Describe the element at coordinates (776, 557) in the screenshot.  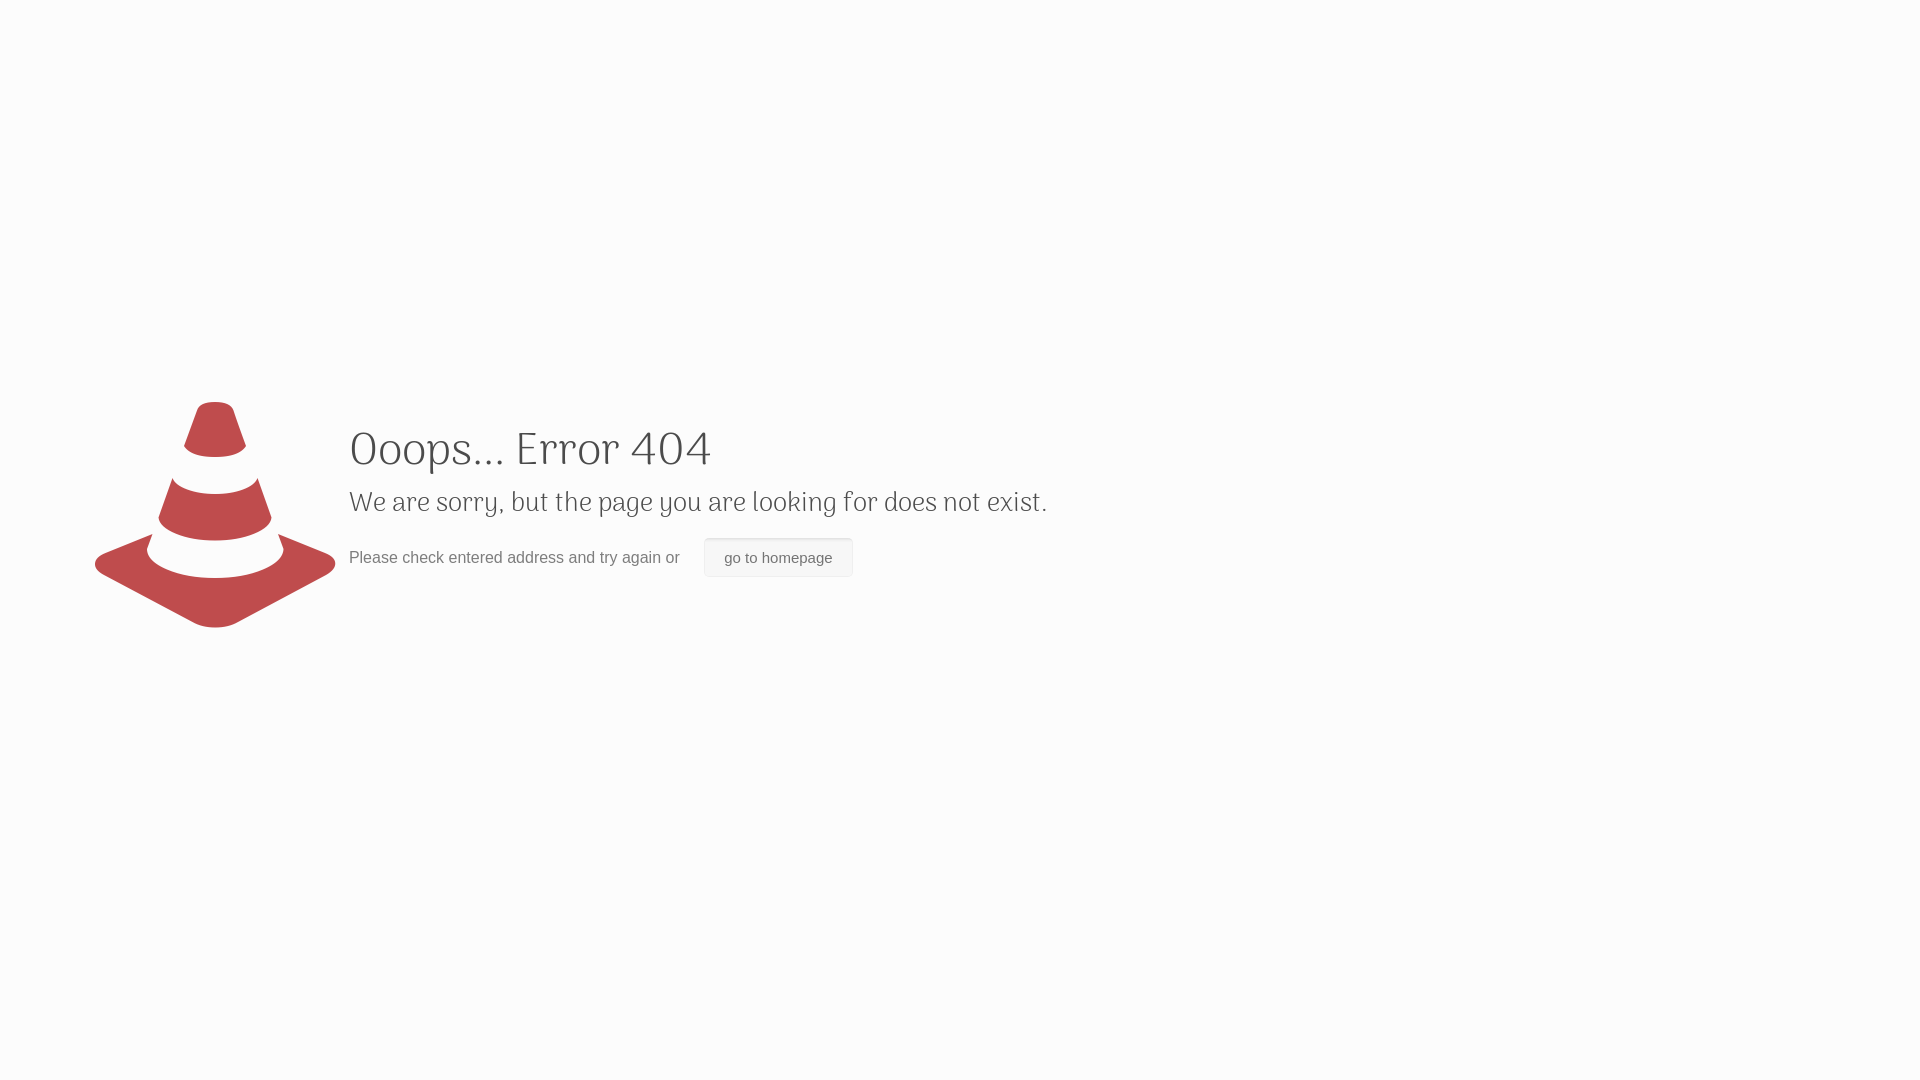
I see `'go to homepage'` at that location.